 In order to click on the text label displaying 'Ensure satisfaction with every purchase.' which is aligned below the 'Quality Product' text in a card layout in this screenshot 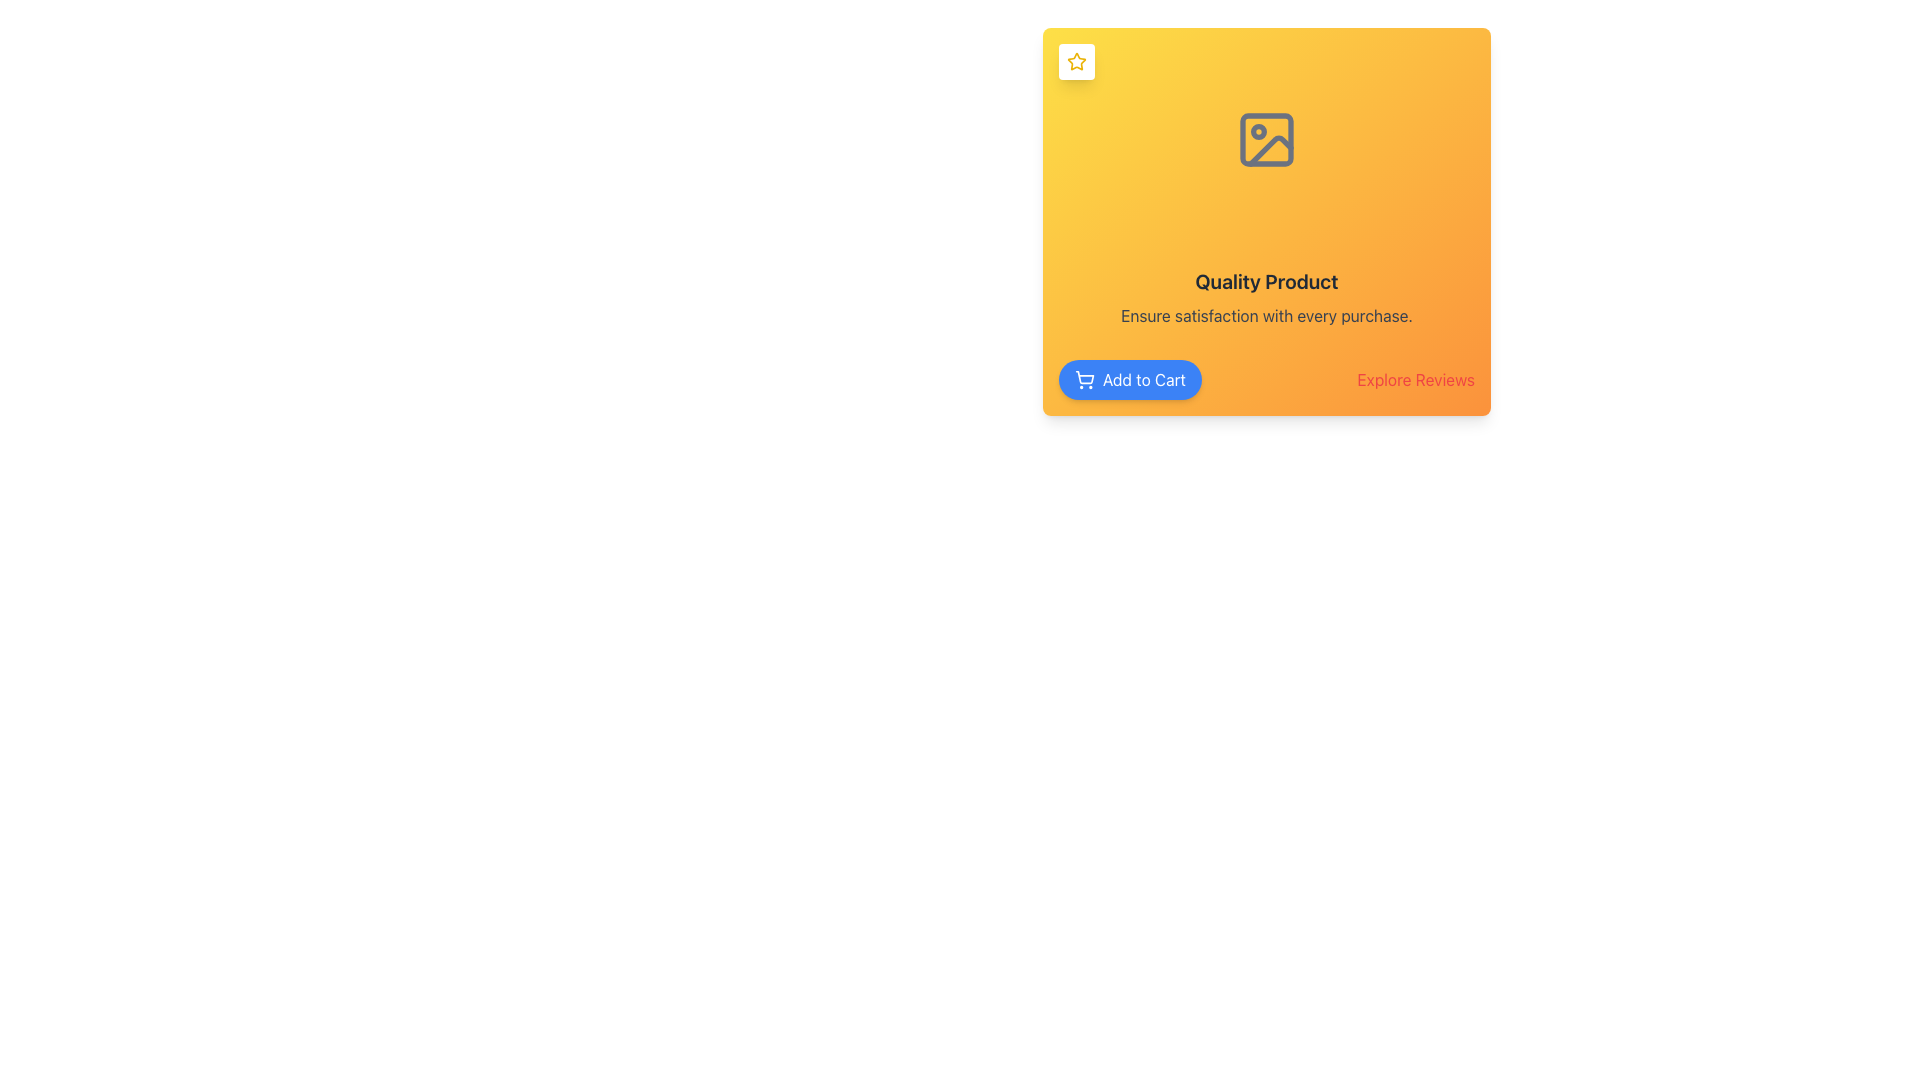, I will do `click(1266, 315)`.